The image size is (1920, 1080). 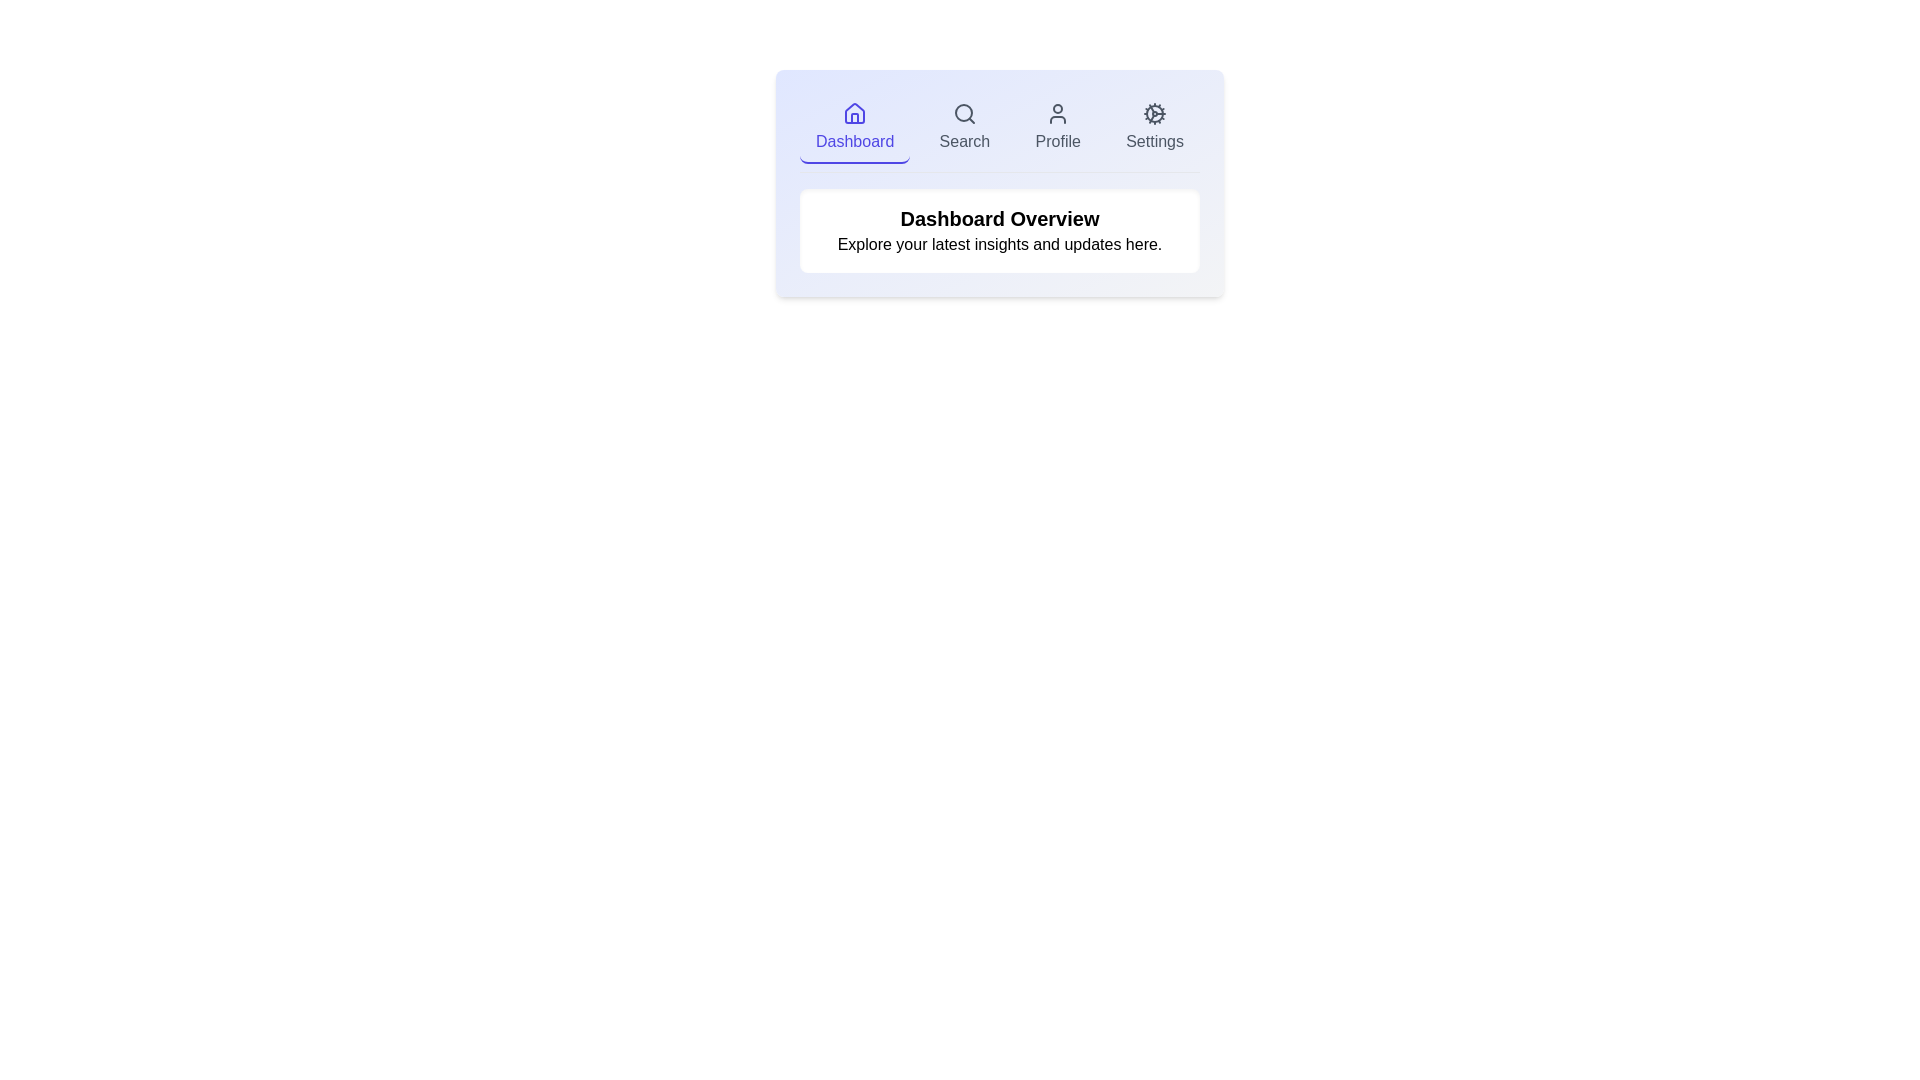 What do you see at coordinates (855, 128) in the screenshot?
I see `the 'Dashboard' navigational button located on the far left of a horizontal row of buttons` at bounding box center [855, 128].